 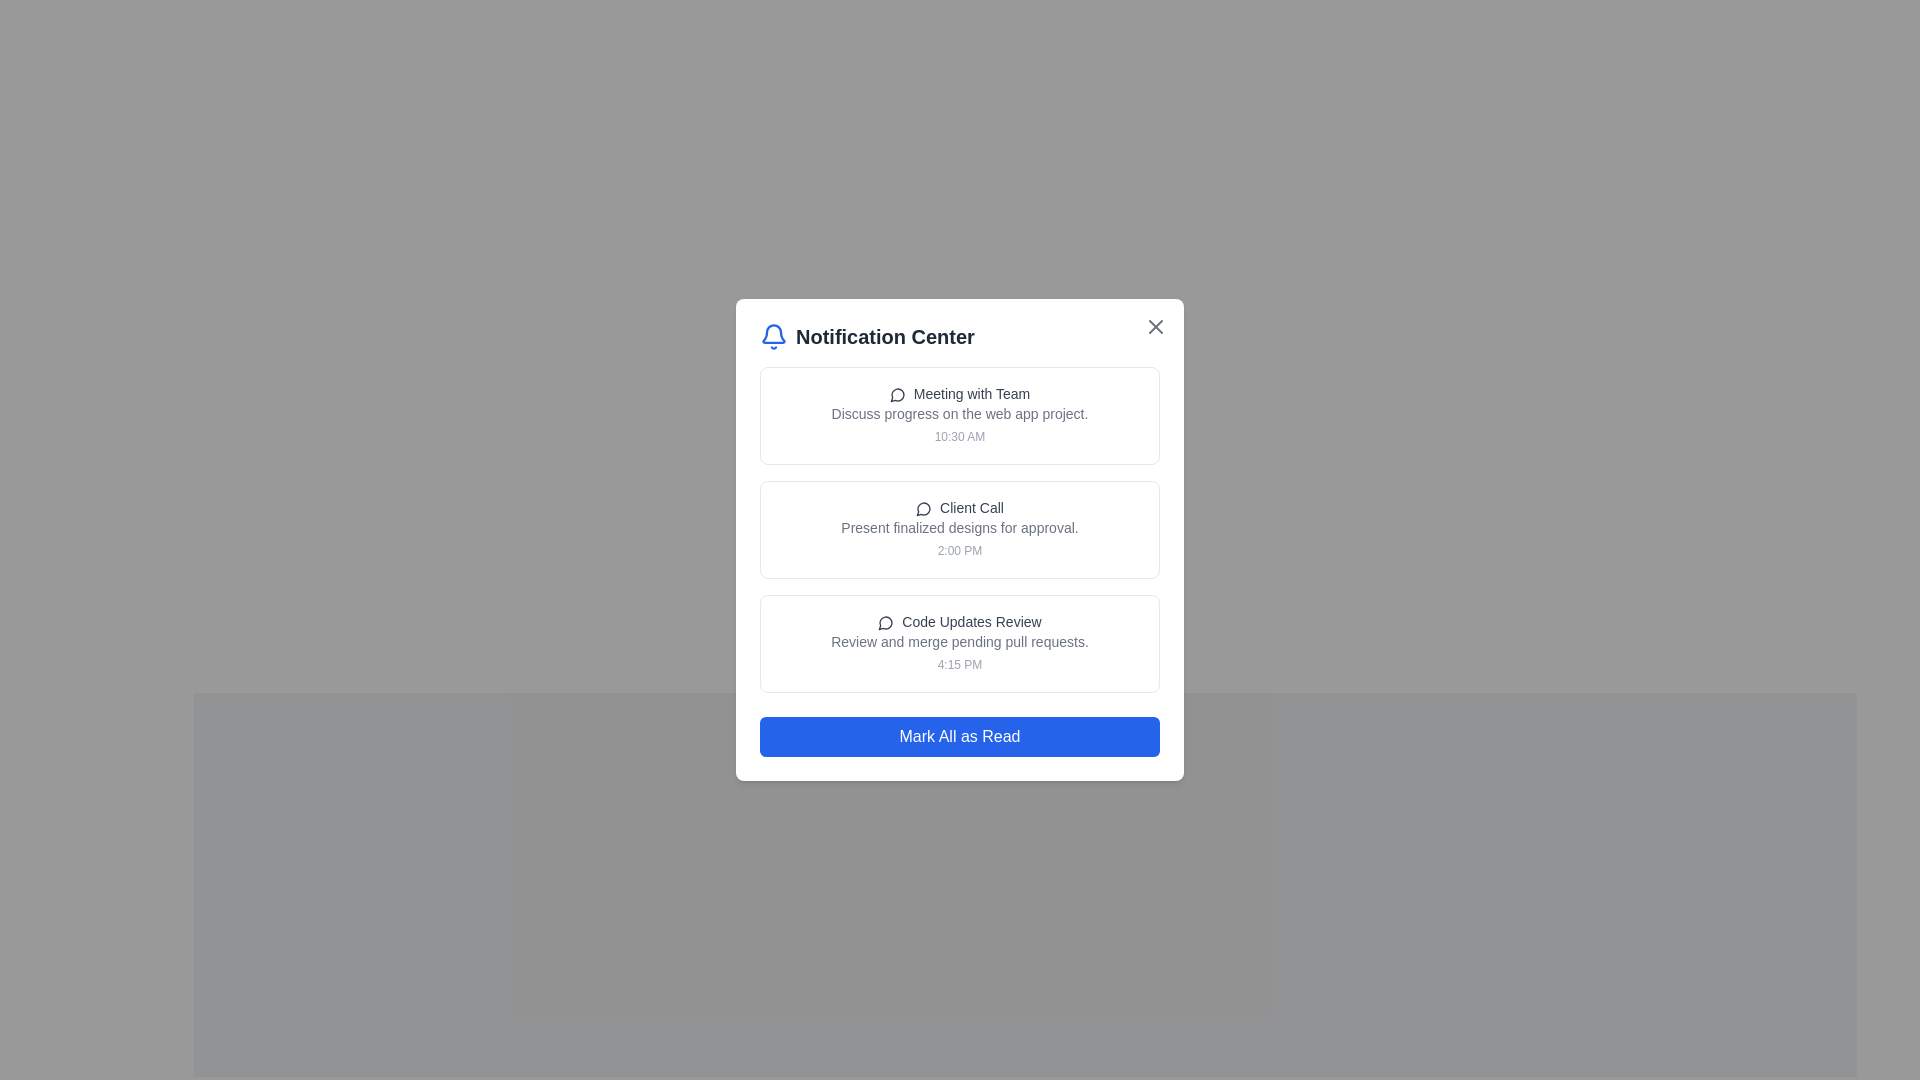 What do you see at coordinates (960, 664) in the screenshot?
I see `timestamp text label located at the bottom right corner of the notification card` at bounding box center [960, 664].